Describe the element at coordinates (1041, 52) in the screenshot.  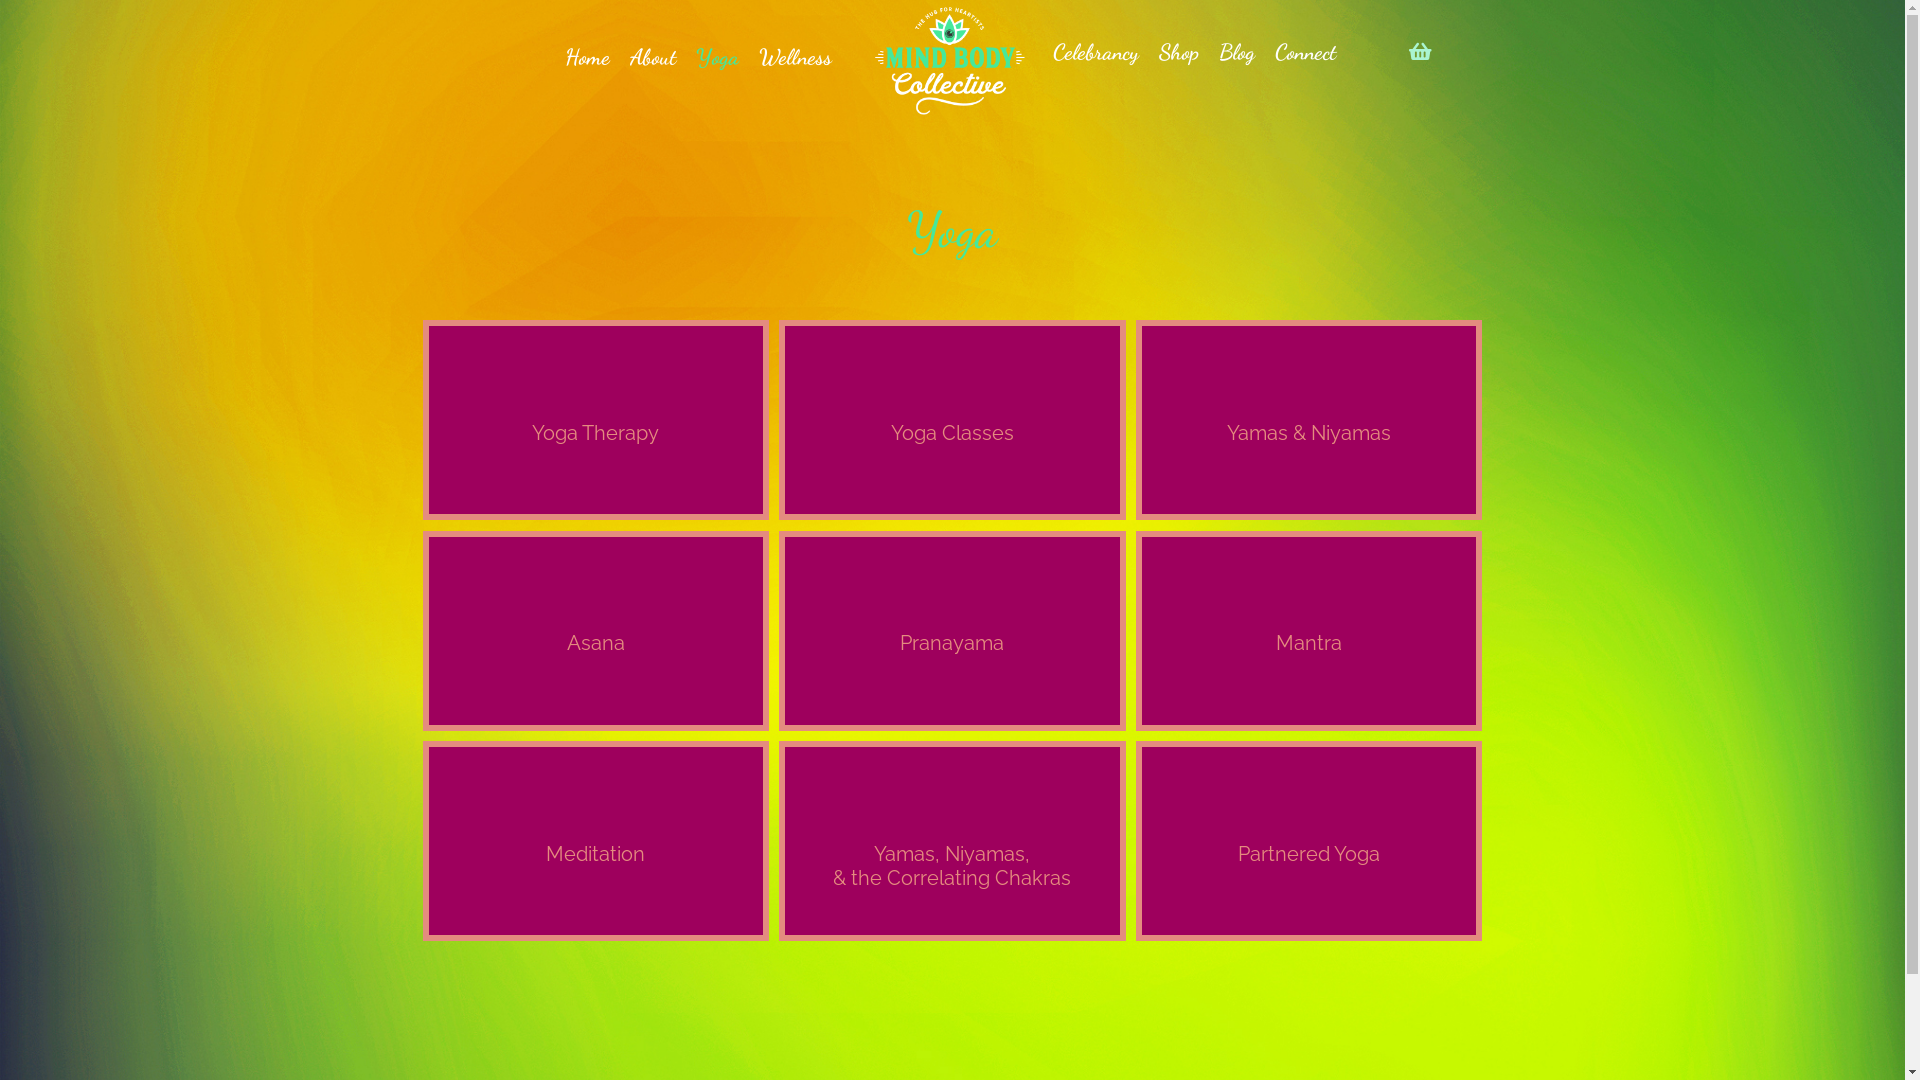
I see `'Celebrancy'` at that location.